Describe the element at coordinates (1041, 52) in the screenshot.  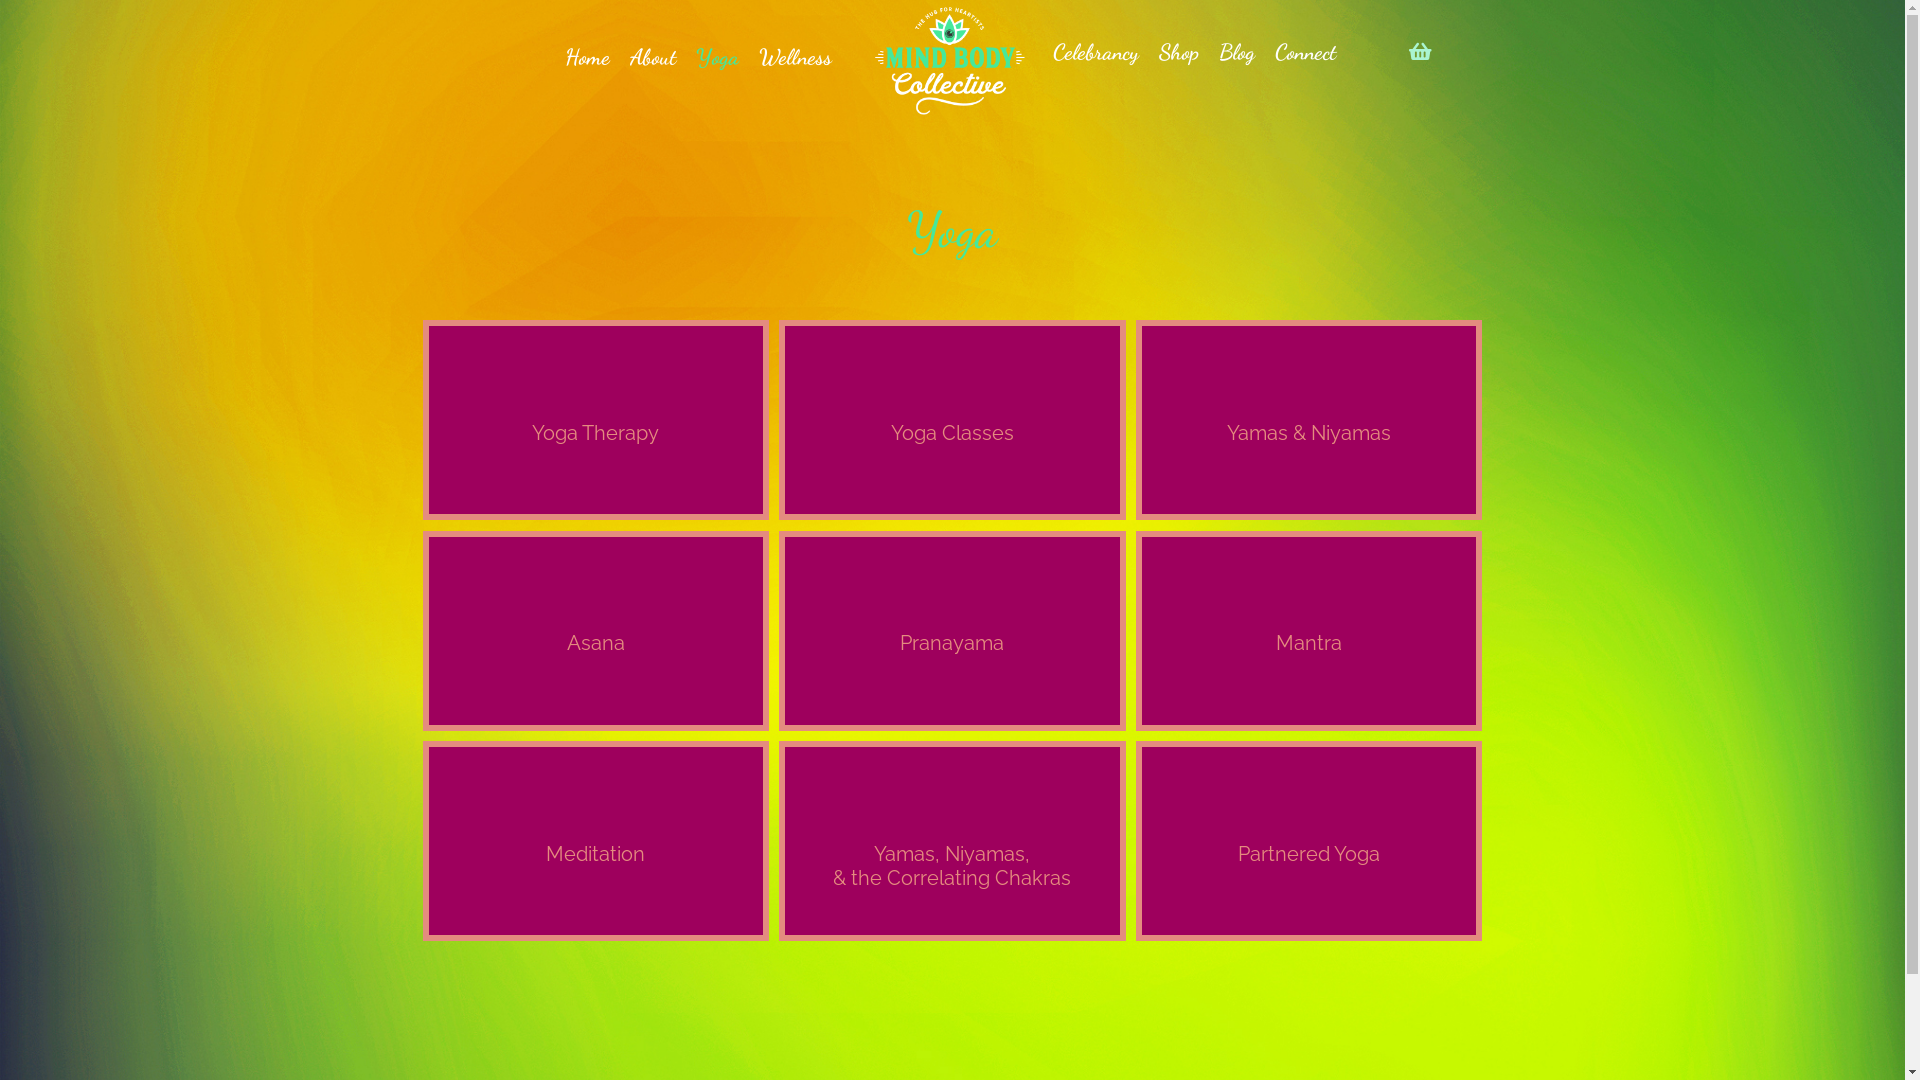
I see `'Celebrancy'` at that location.